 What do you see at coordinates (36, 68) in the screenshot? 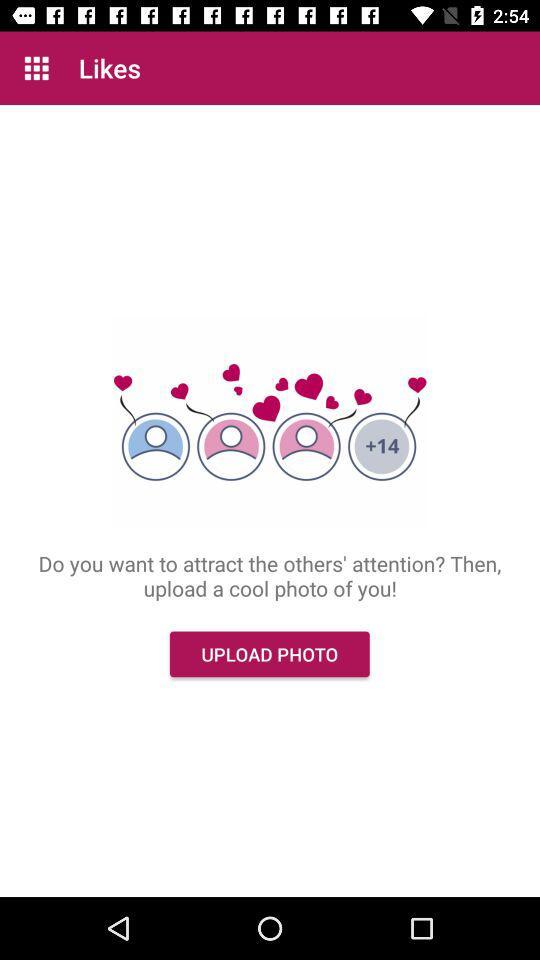
I see `the item above do you want item` at bounding box center [36, 68].